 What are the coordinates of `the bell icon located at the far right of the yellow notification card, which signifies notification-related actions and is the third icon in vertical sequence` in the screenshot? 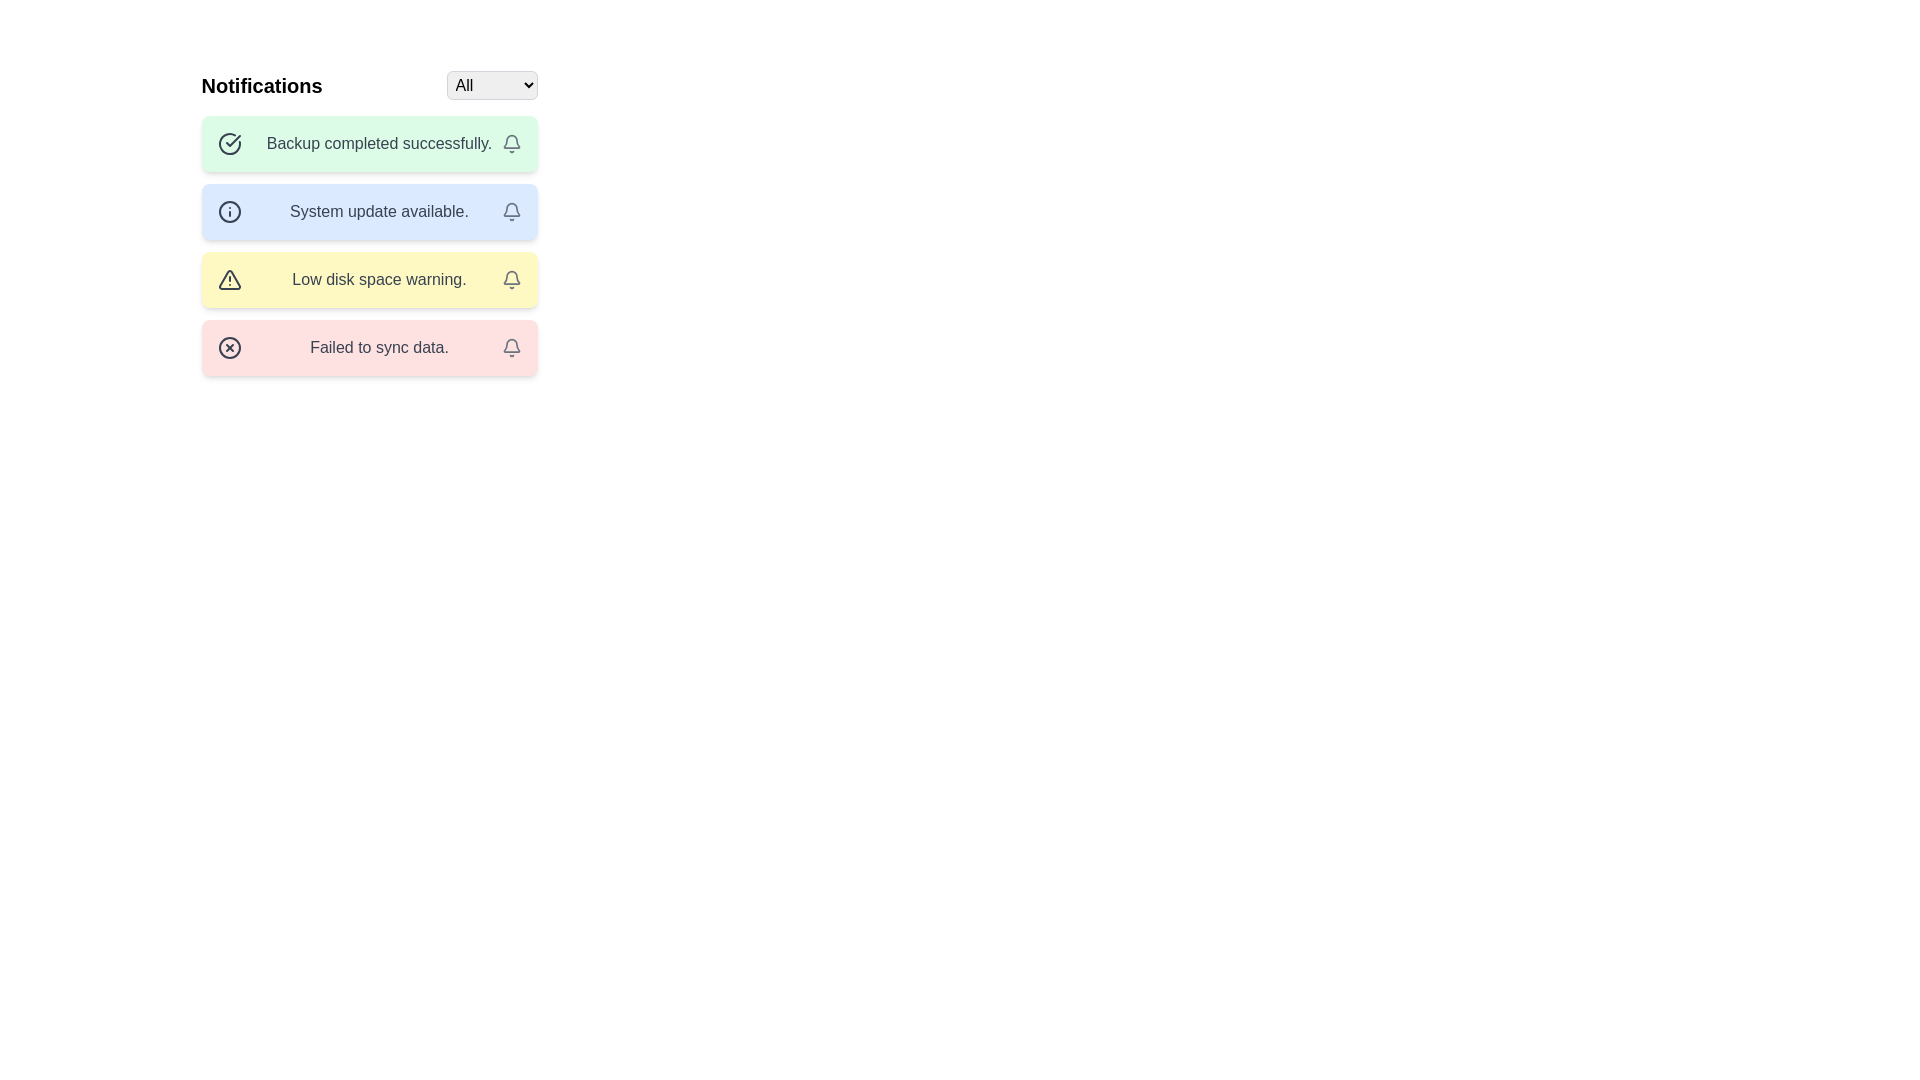 It's located at (511, 280).